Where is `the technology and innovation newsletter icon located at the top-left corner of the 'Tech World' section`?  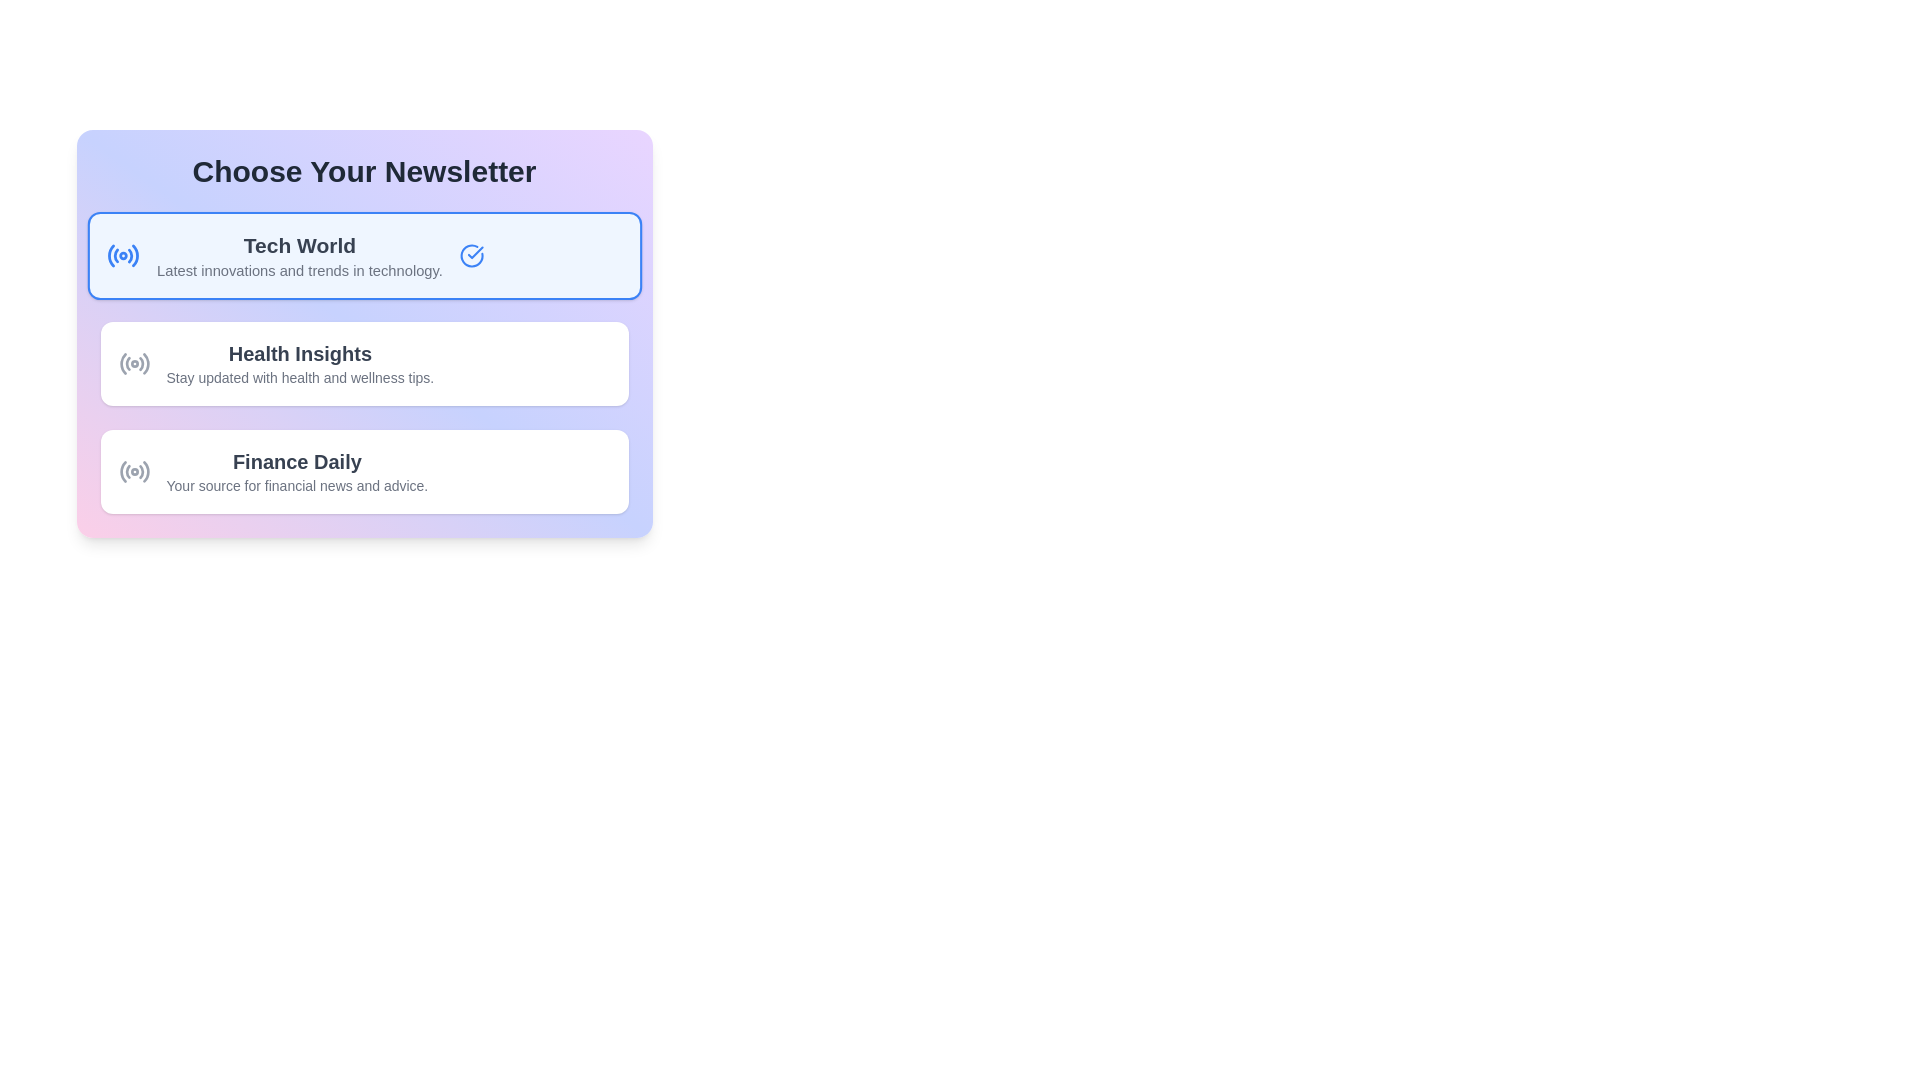
the technology and innovation newsletter icon located at the top-left corner of the 'Tech World' section is located at coordinates (122, 254).